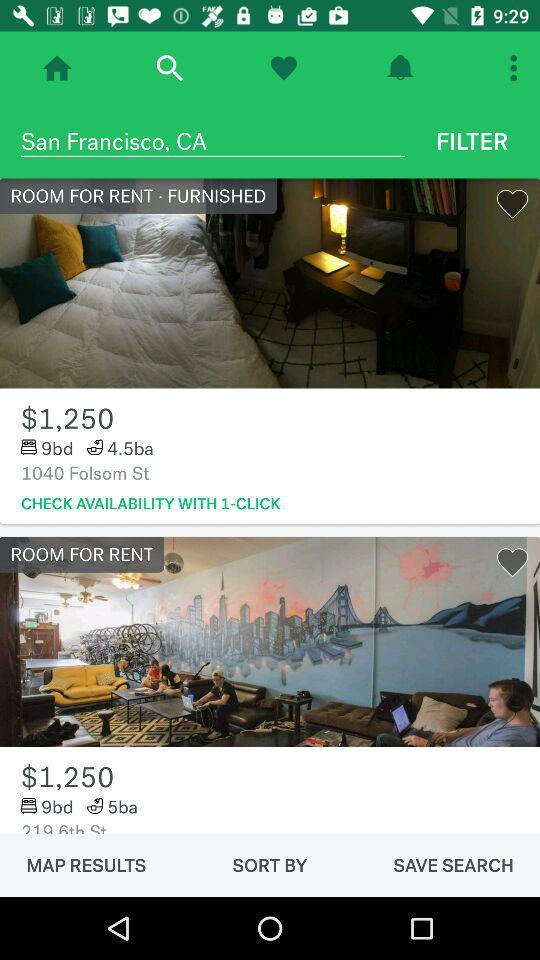 This screenshot has height=960, width=540. Describe the element at coordinates (168, 68) in the screenshot. I see `search` at that location.